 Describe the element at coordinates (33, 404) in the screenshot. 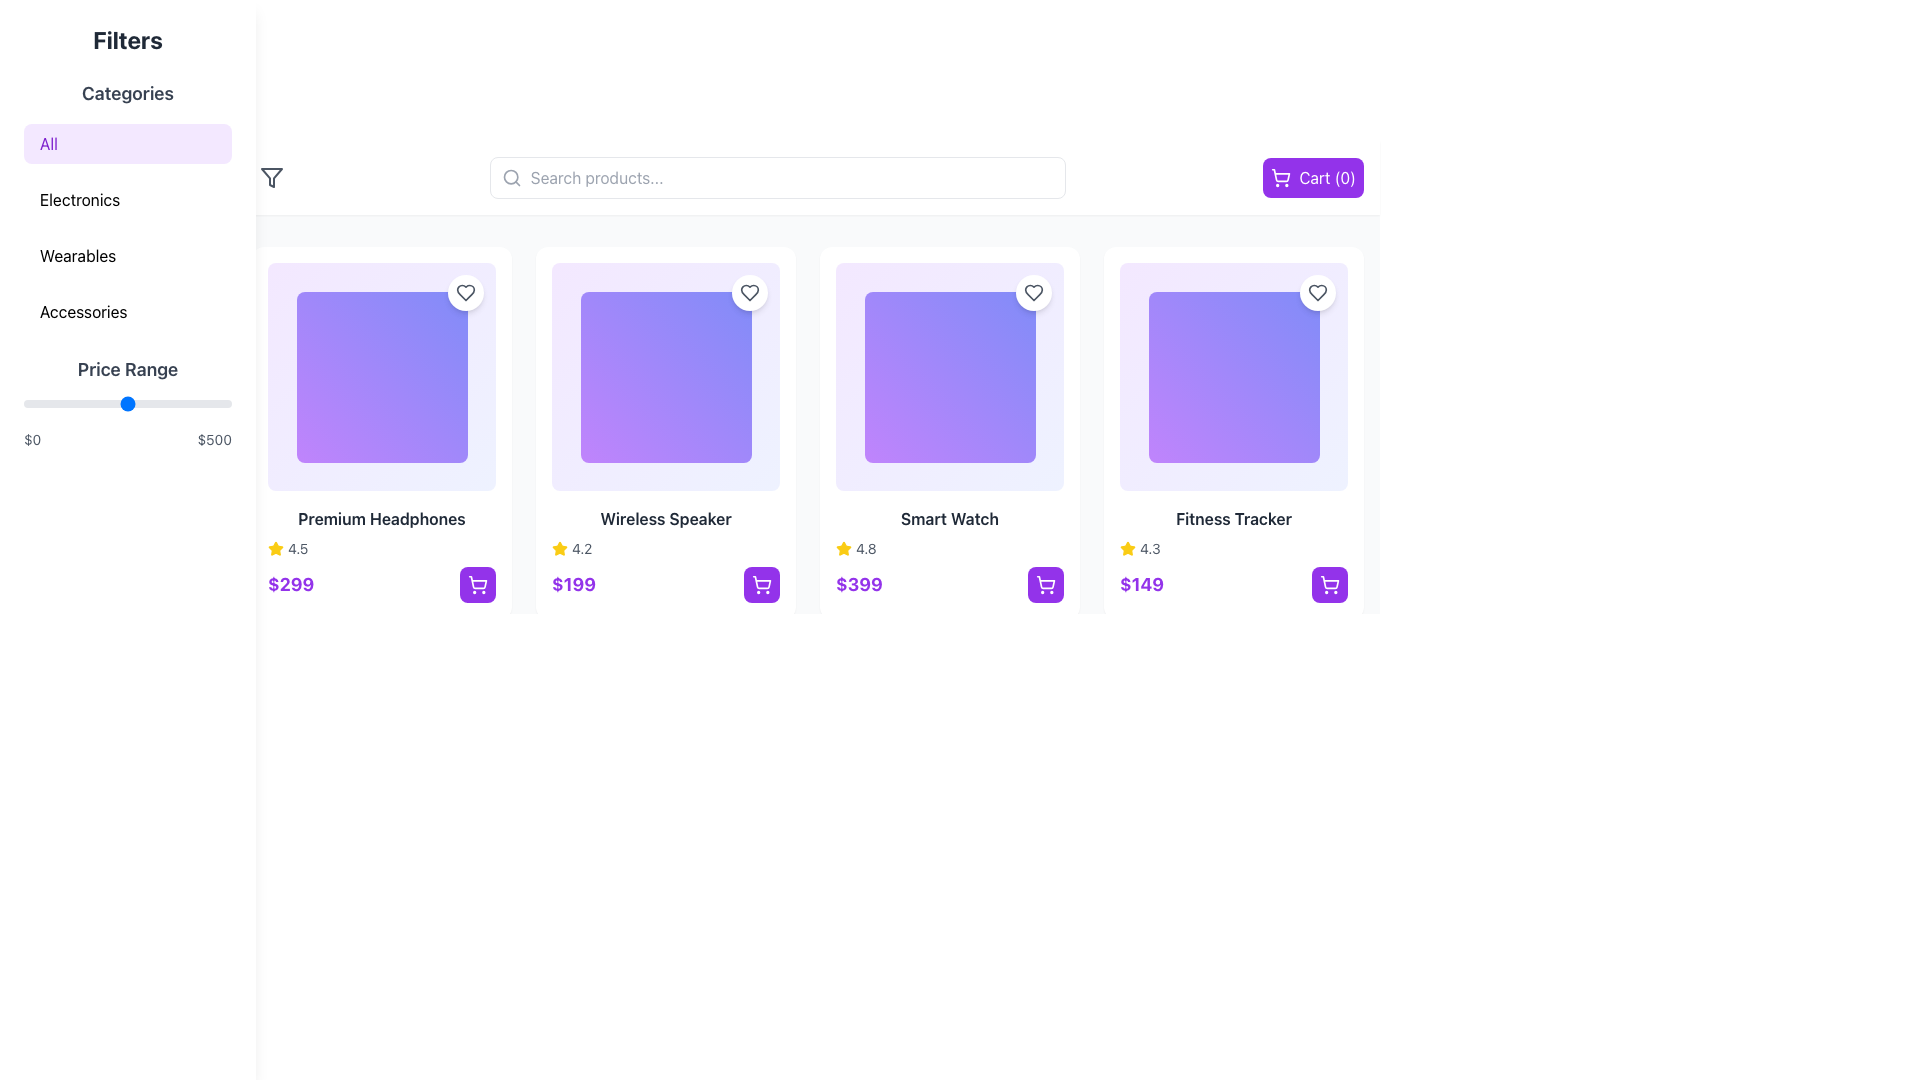

I see `the price range slider` at that location.